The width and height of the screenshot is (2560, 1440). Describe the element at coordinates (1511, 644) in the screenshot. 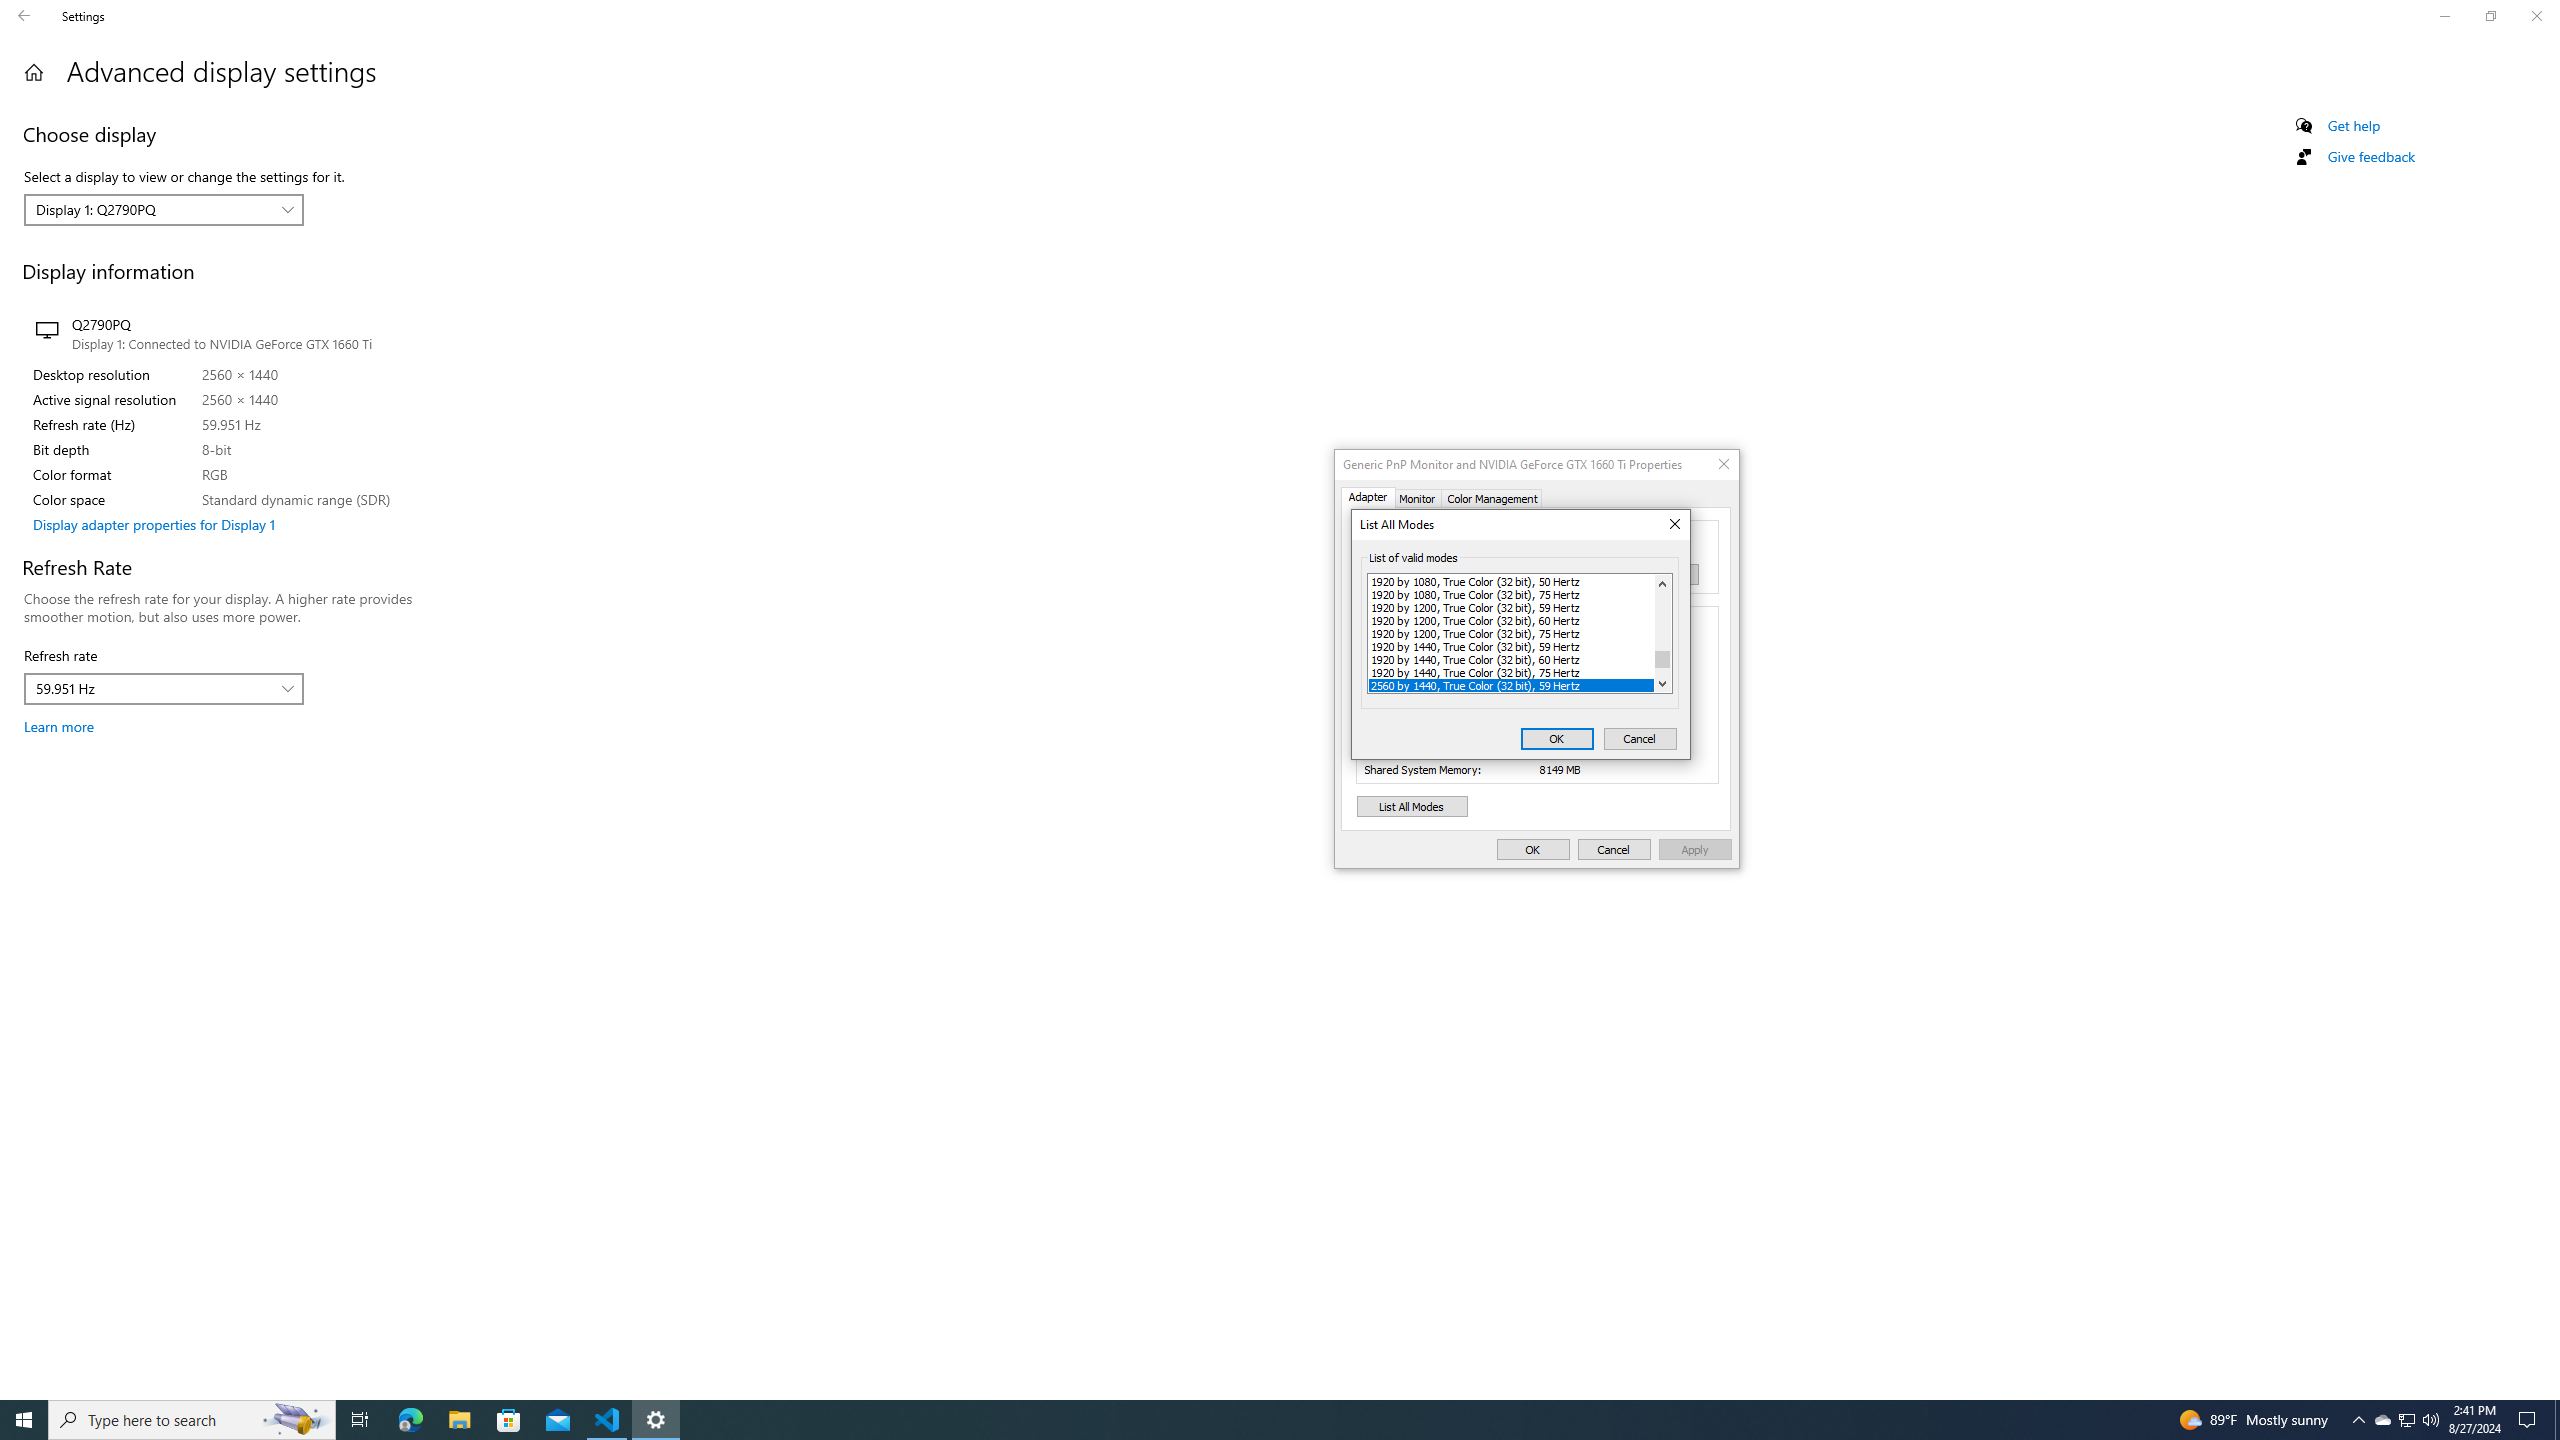

I see `'1920 by 1440, True Color (32 bit), 59 Hertz'` at that location.